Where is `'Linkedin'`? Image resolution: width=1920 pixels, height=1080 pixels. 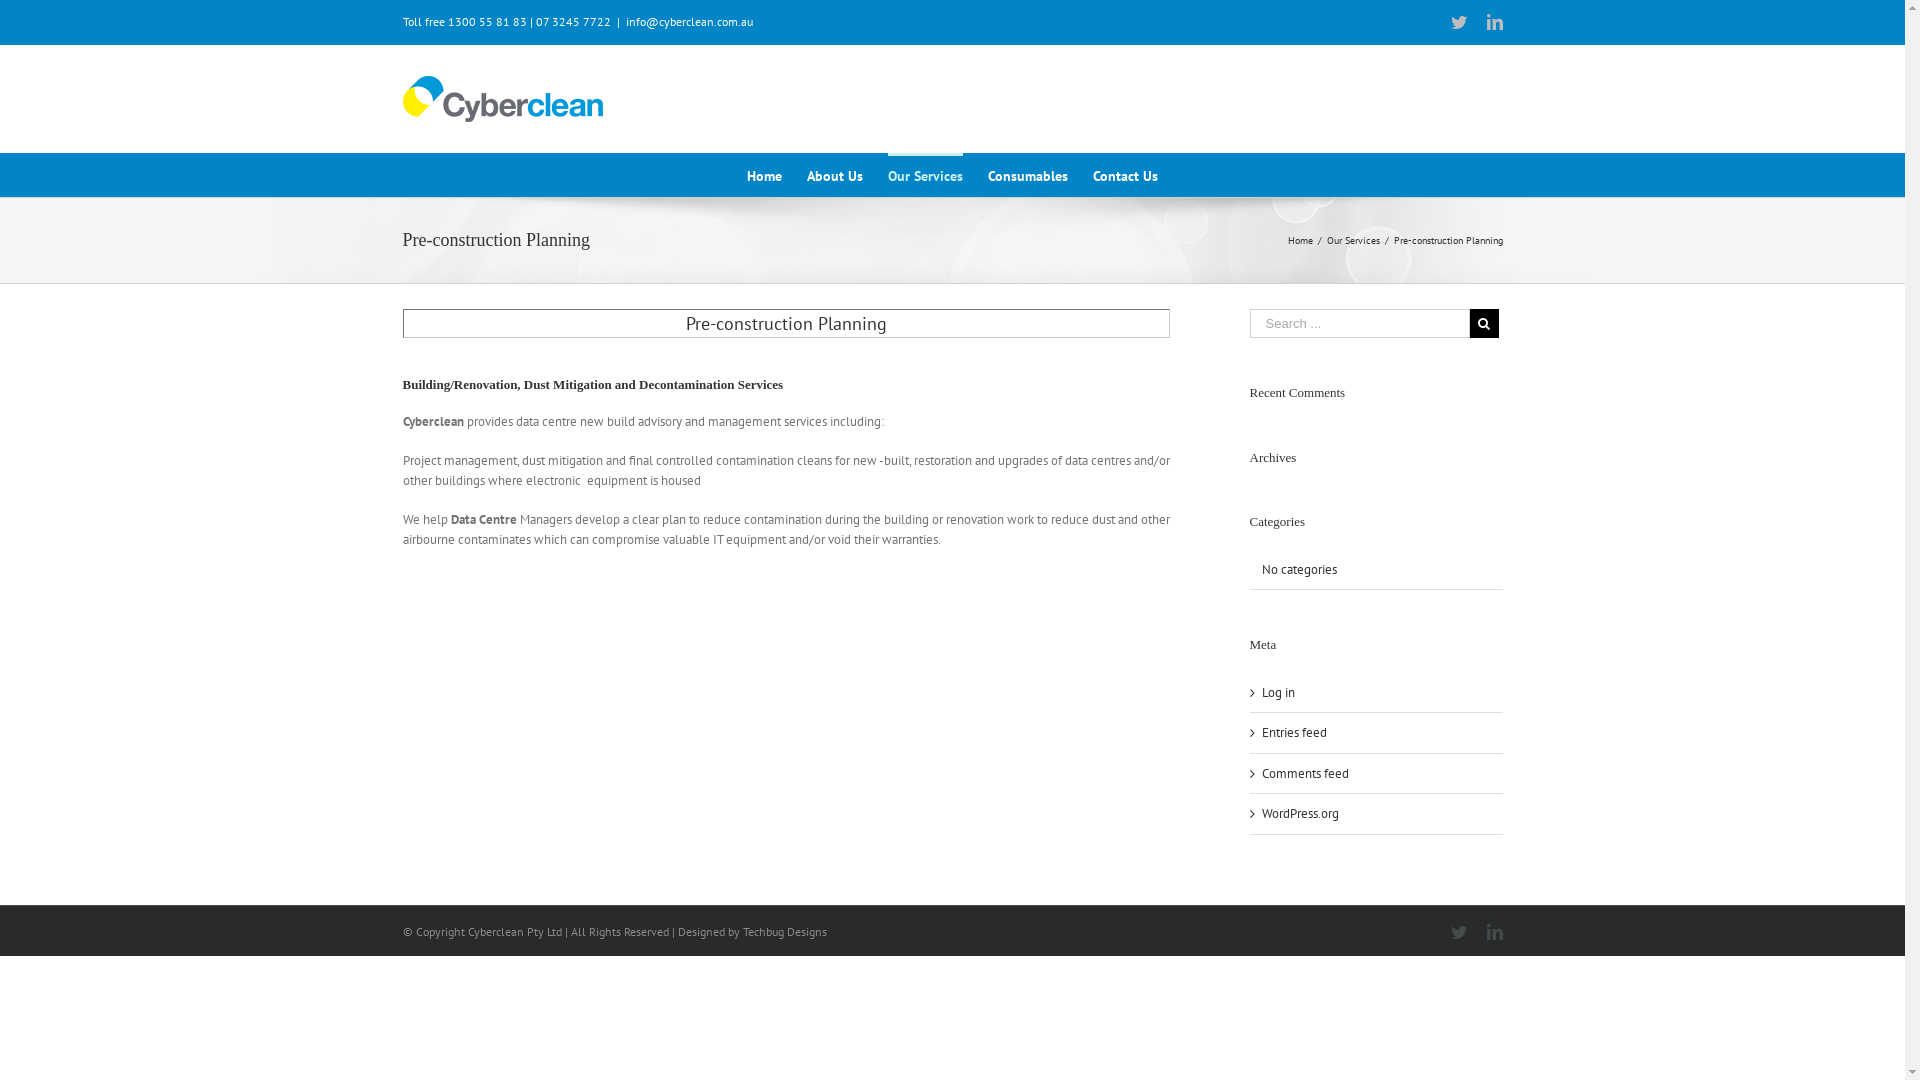
'Linkedin' is located at coordinates (1493, 932).